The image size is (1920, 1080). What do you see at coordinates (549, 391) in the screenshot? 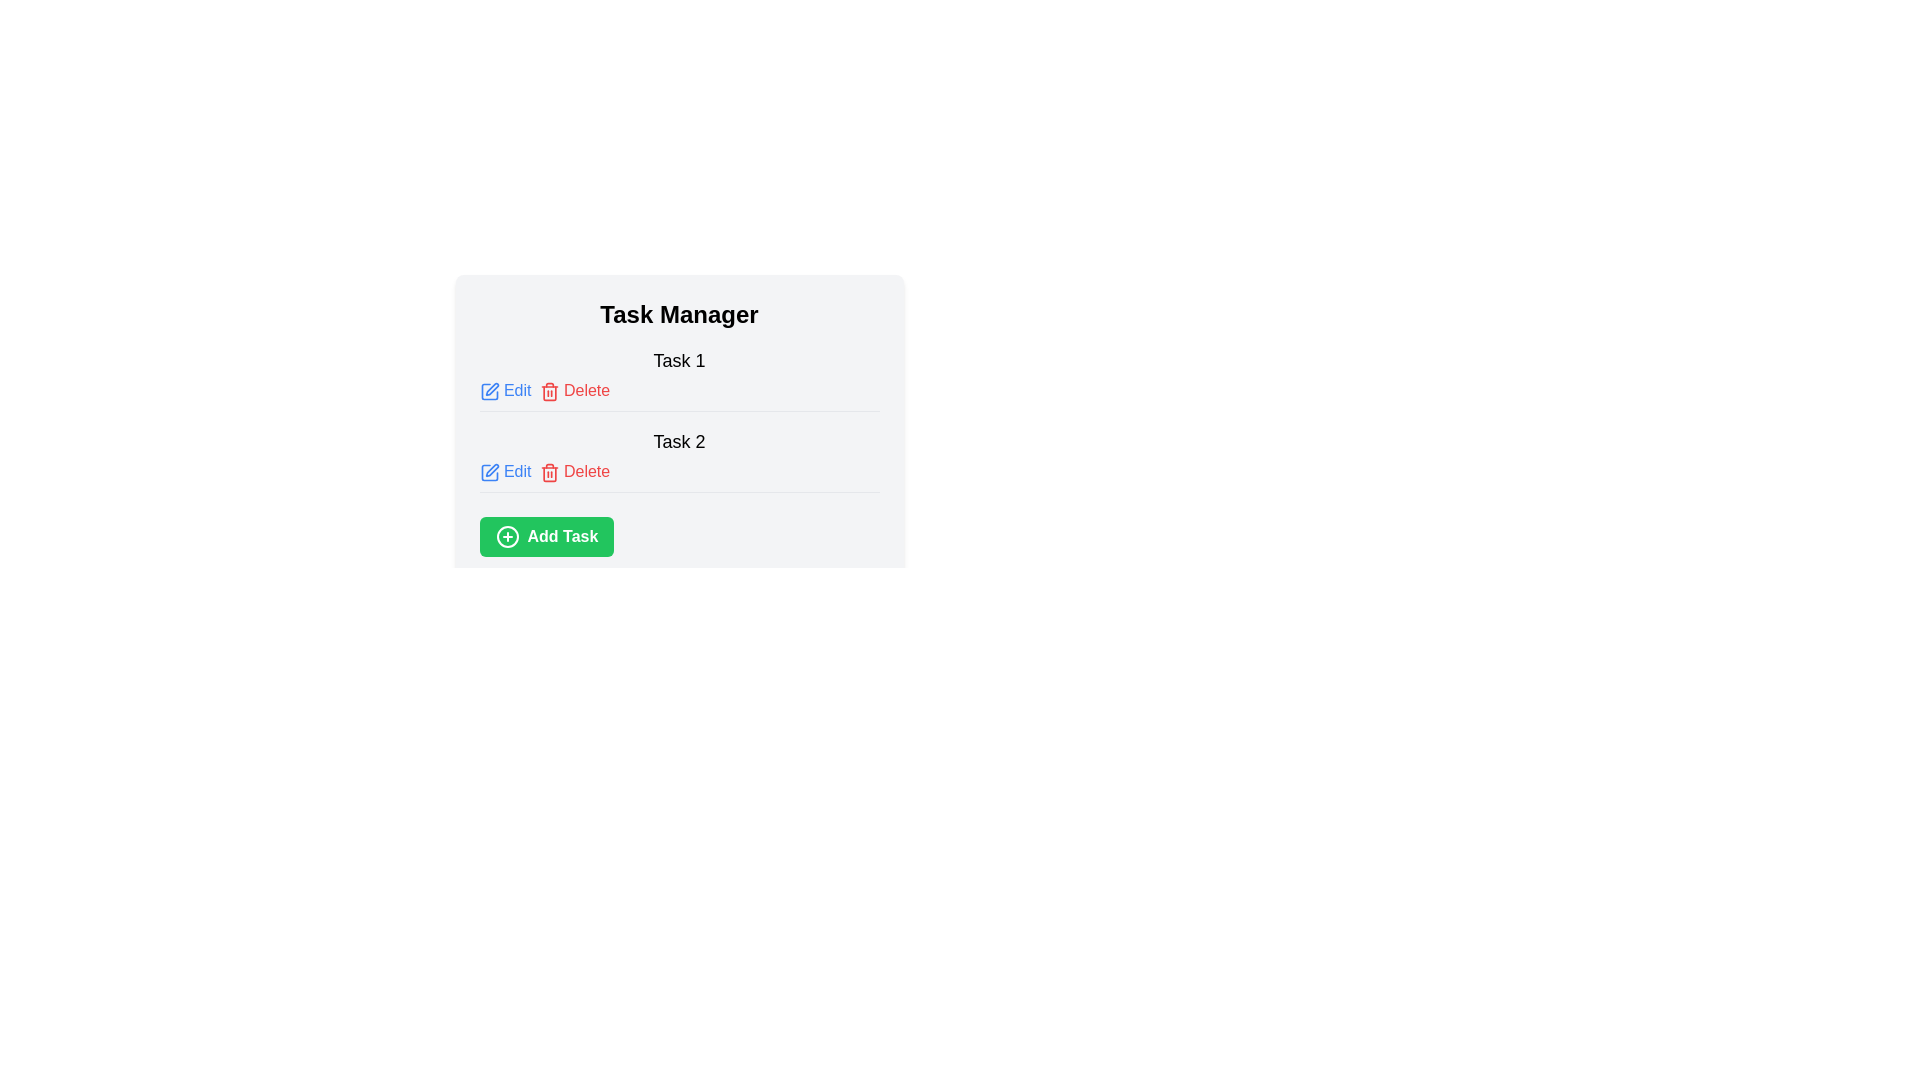
I see `the red trash can icon associated with the 'Delete' action for 'Task 1'` at bounding box center [549, 391].